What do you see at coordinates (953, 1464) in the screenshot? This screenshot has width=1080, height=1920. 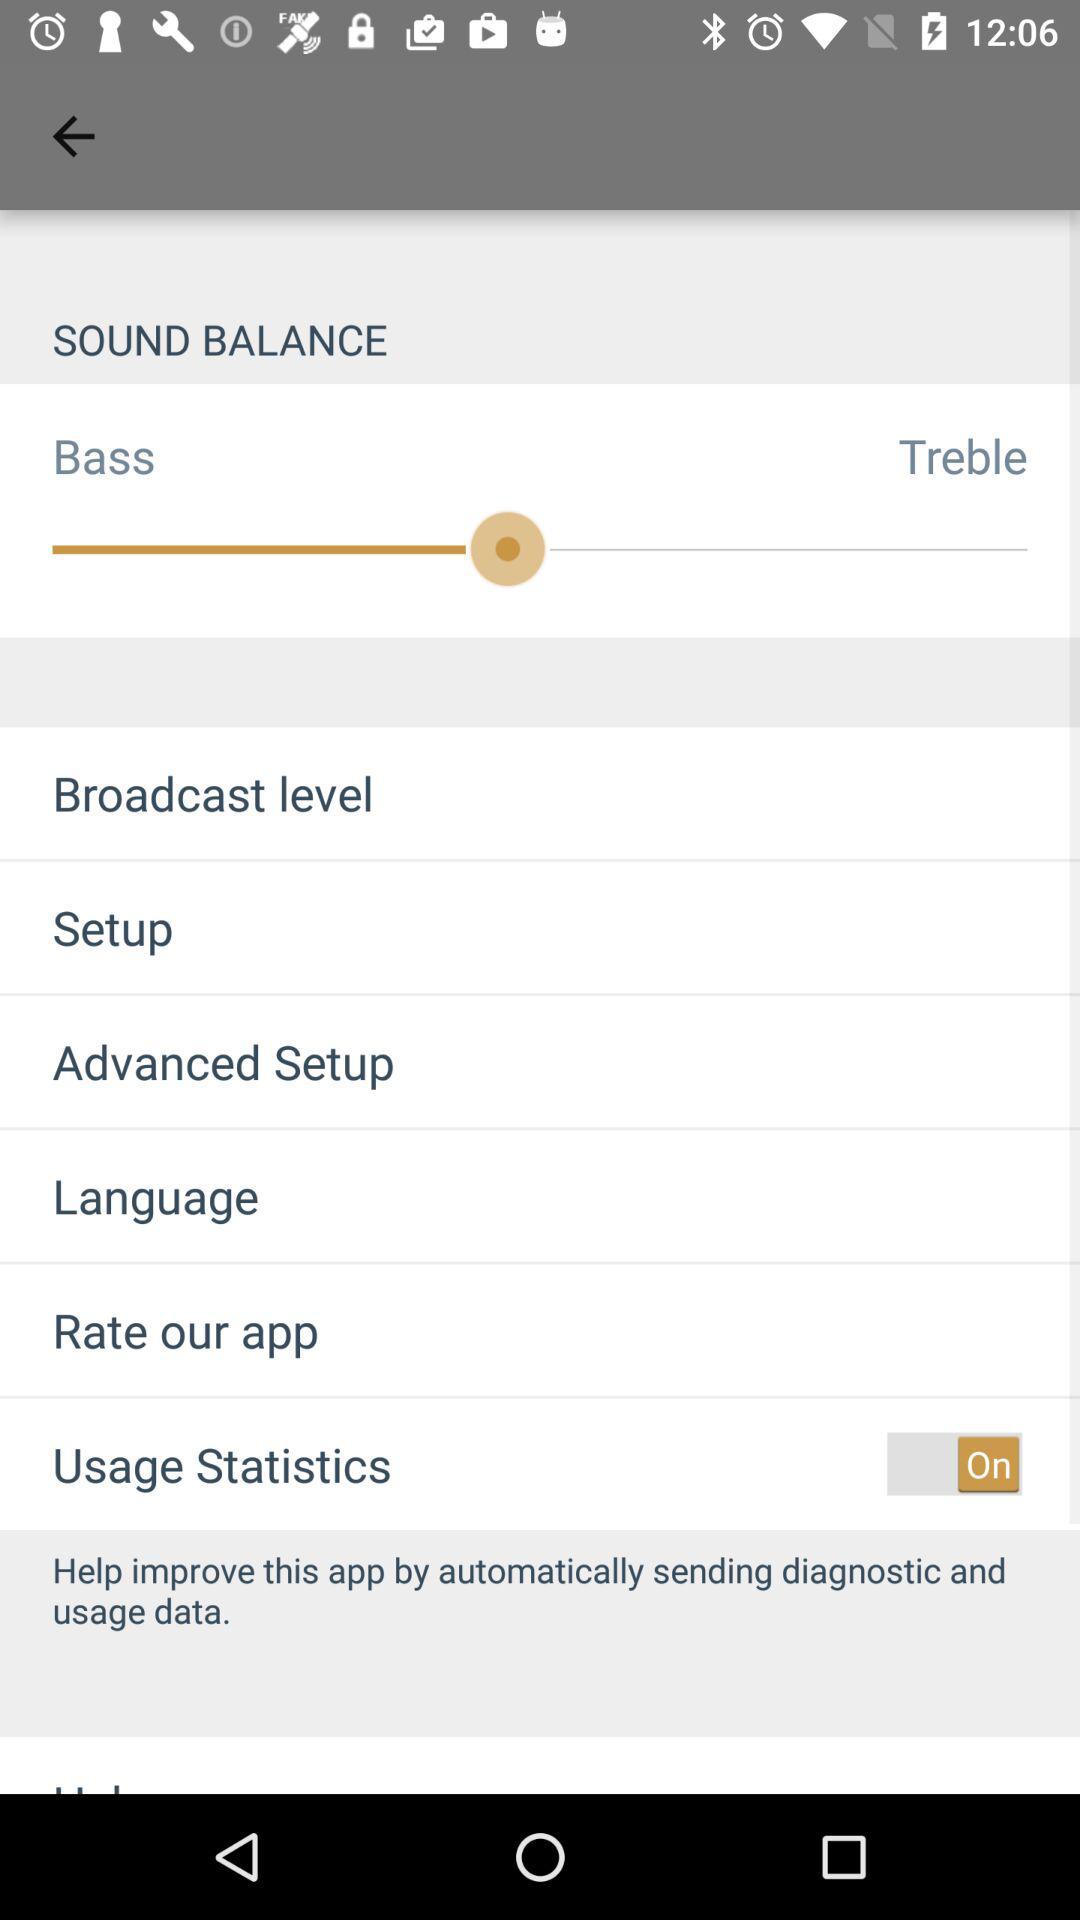 I see `item at the bottom right corner` at bounding box center [953, 1464].